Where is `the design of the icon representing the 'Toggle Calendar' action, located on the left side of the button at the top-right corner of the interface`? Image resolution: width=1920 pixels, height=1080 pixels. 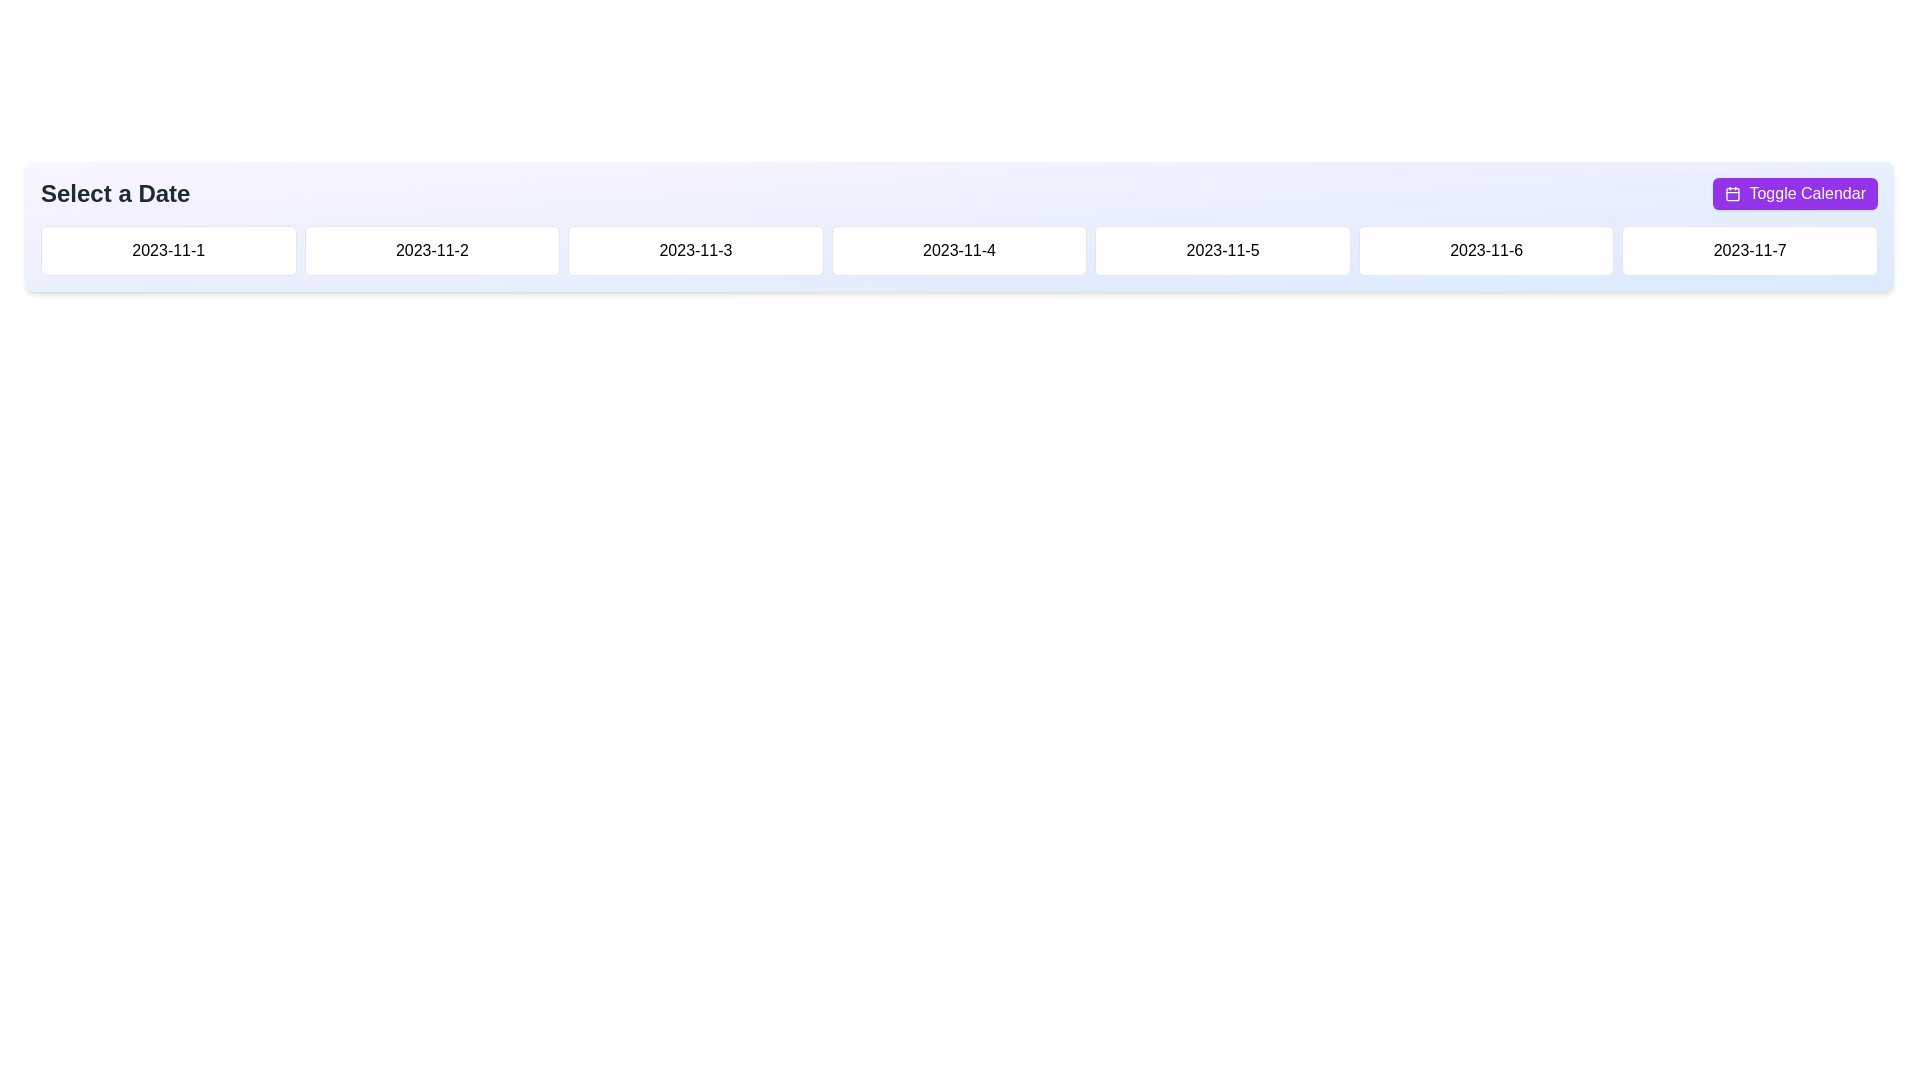 the design of the icon representing the 'Toggle Calendar' action, located on the left side of the button at the top-right corner of the interface is located at coordinates (1732, 193).